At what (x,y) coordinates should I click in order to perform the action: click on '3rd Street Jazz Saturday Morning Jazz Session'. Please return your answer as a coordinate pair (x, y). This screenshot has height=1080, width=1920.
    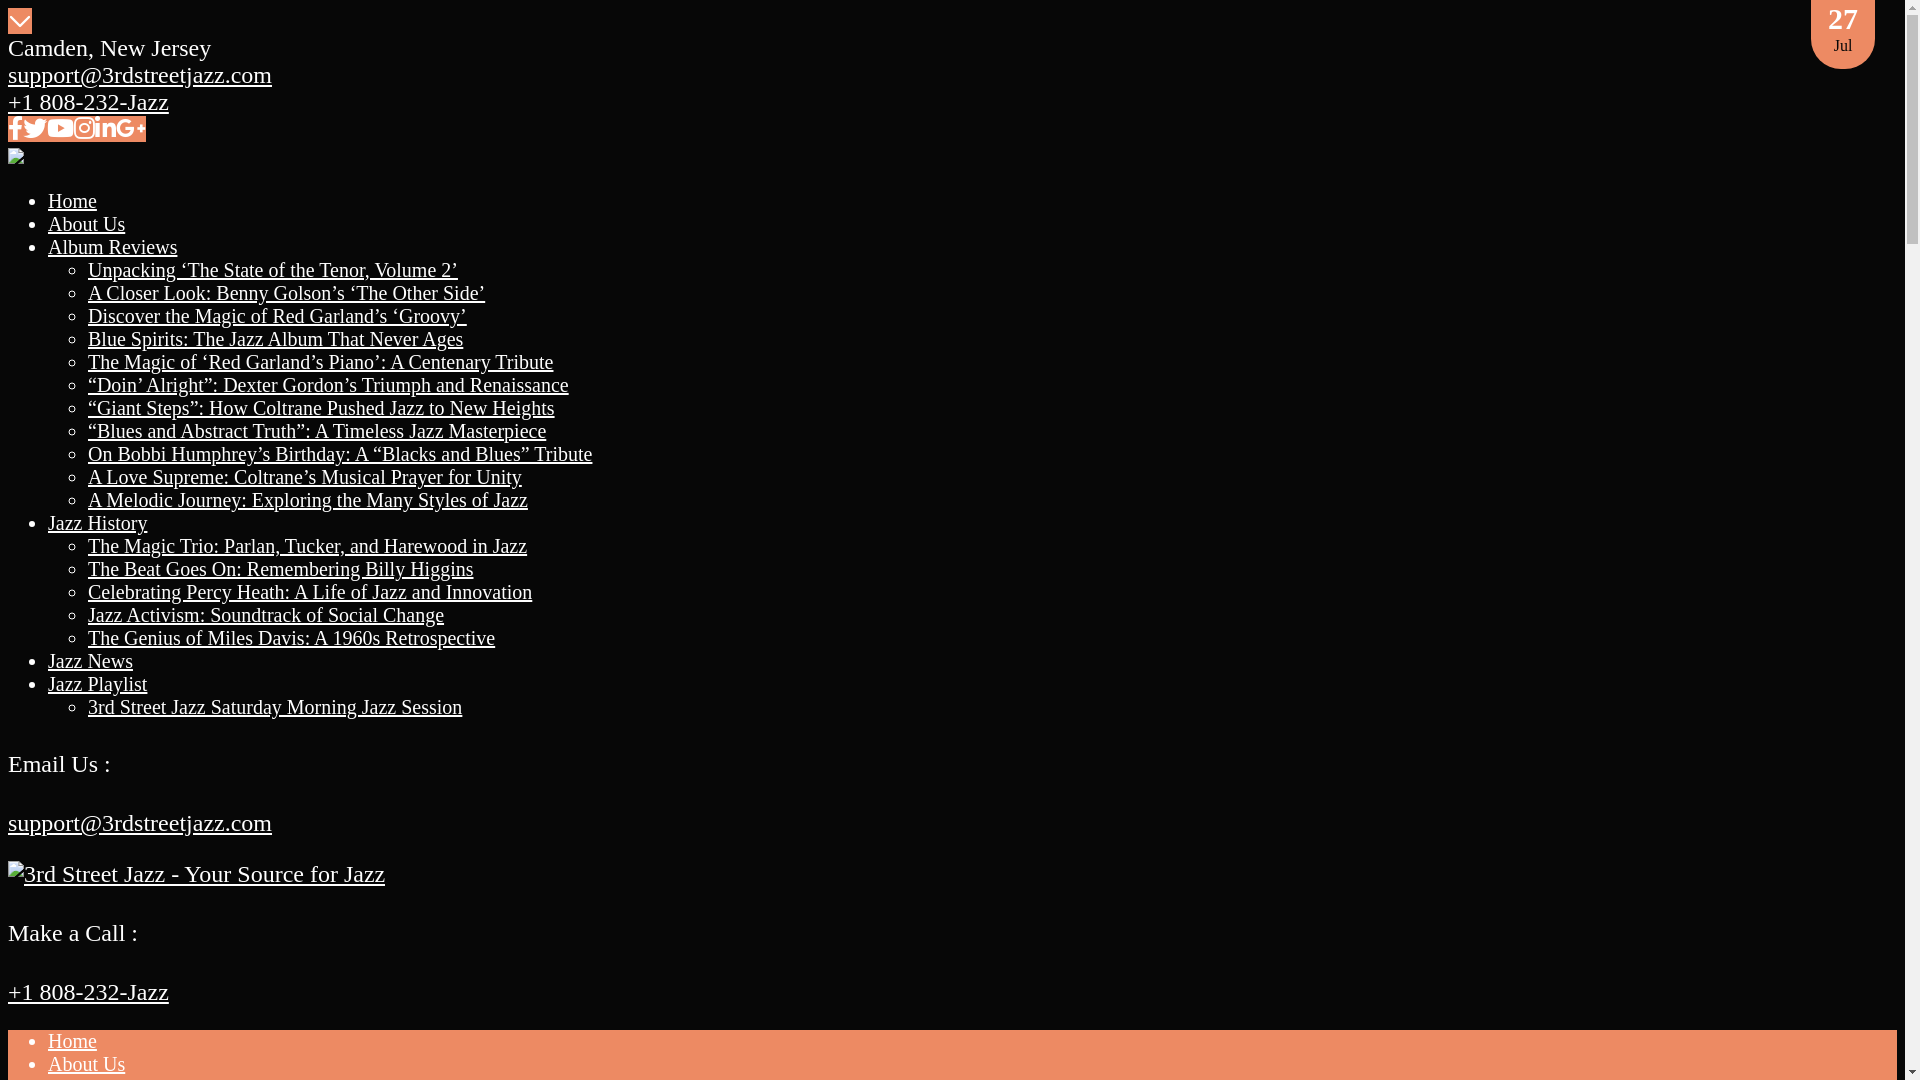
    Looking at the image, I should click on (273, 705).